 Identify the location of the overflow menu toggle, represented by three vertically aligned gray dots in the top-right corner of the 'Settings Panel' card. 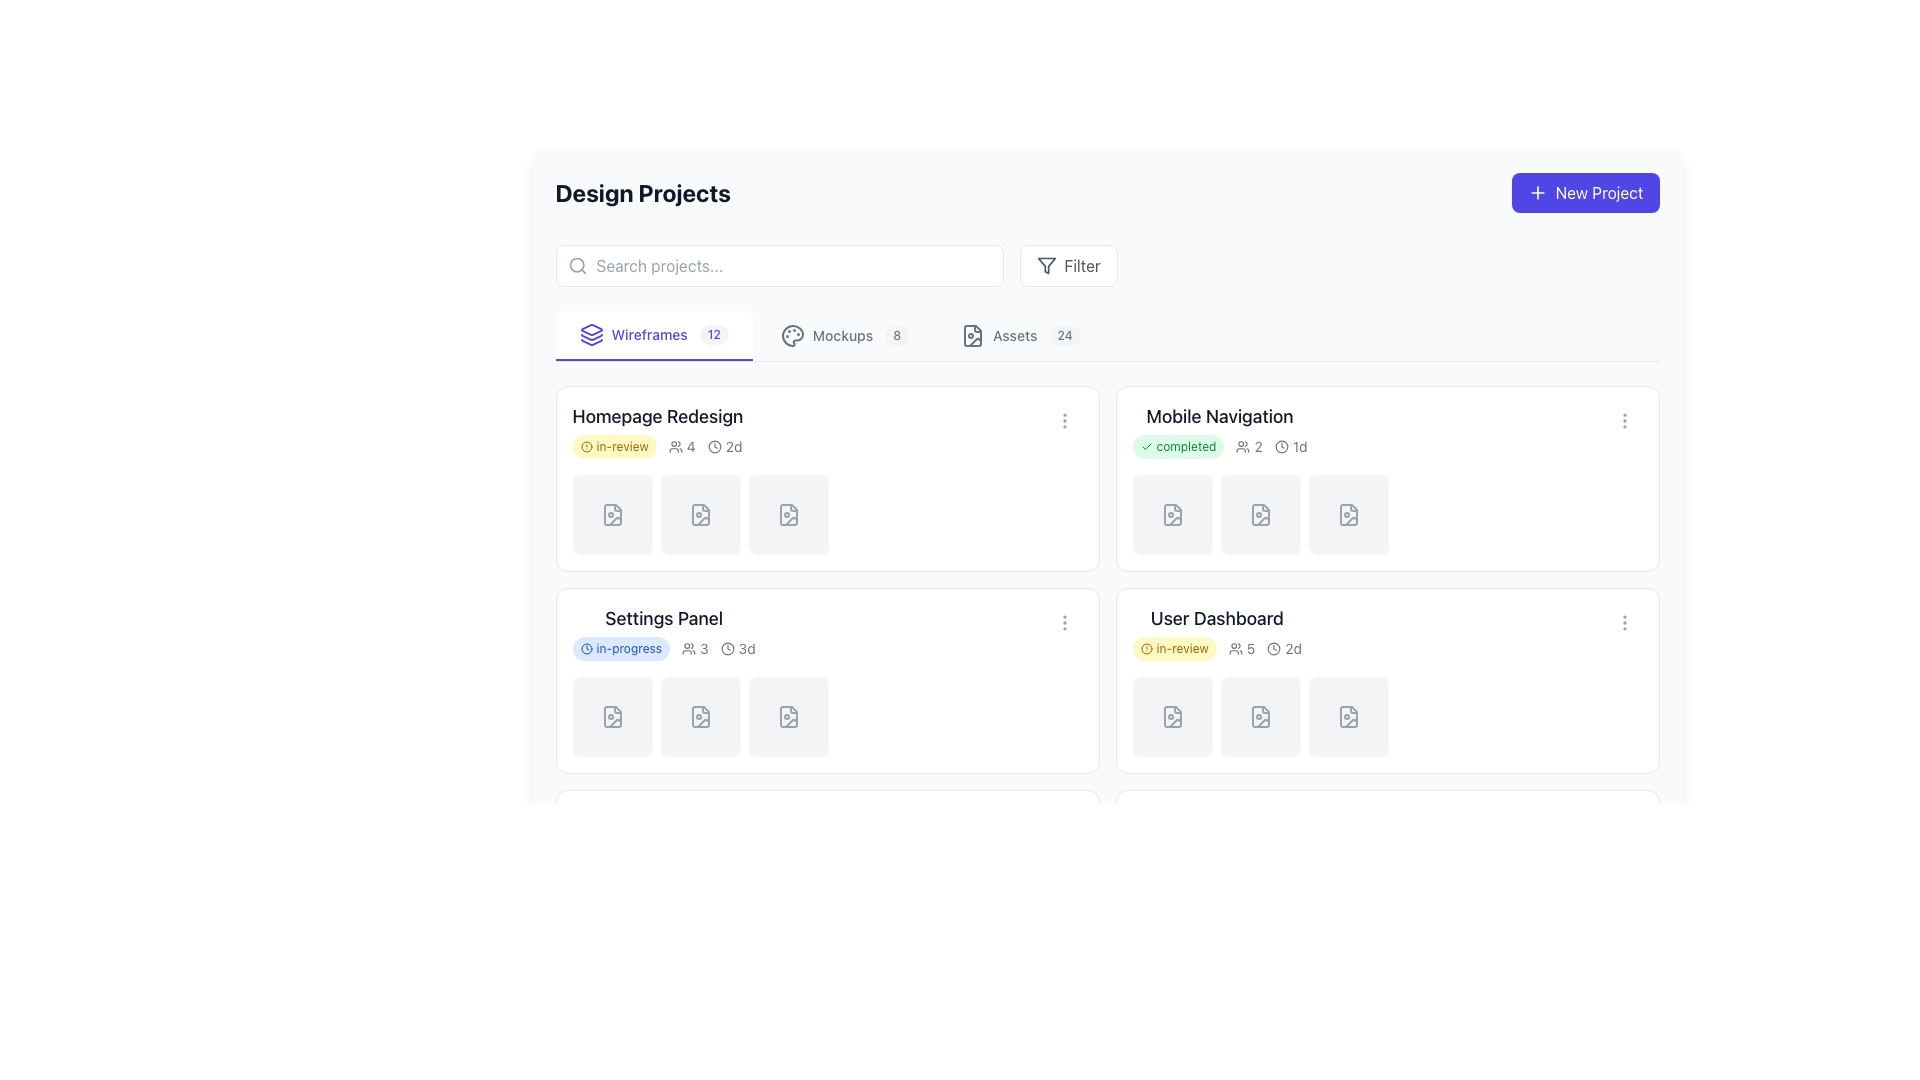
(1063, 622).